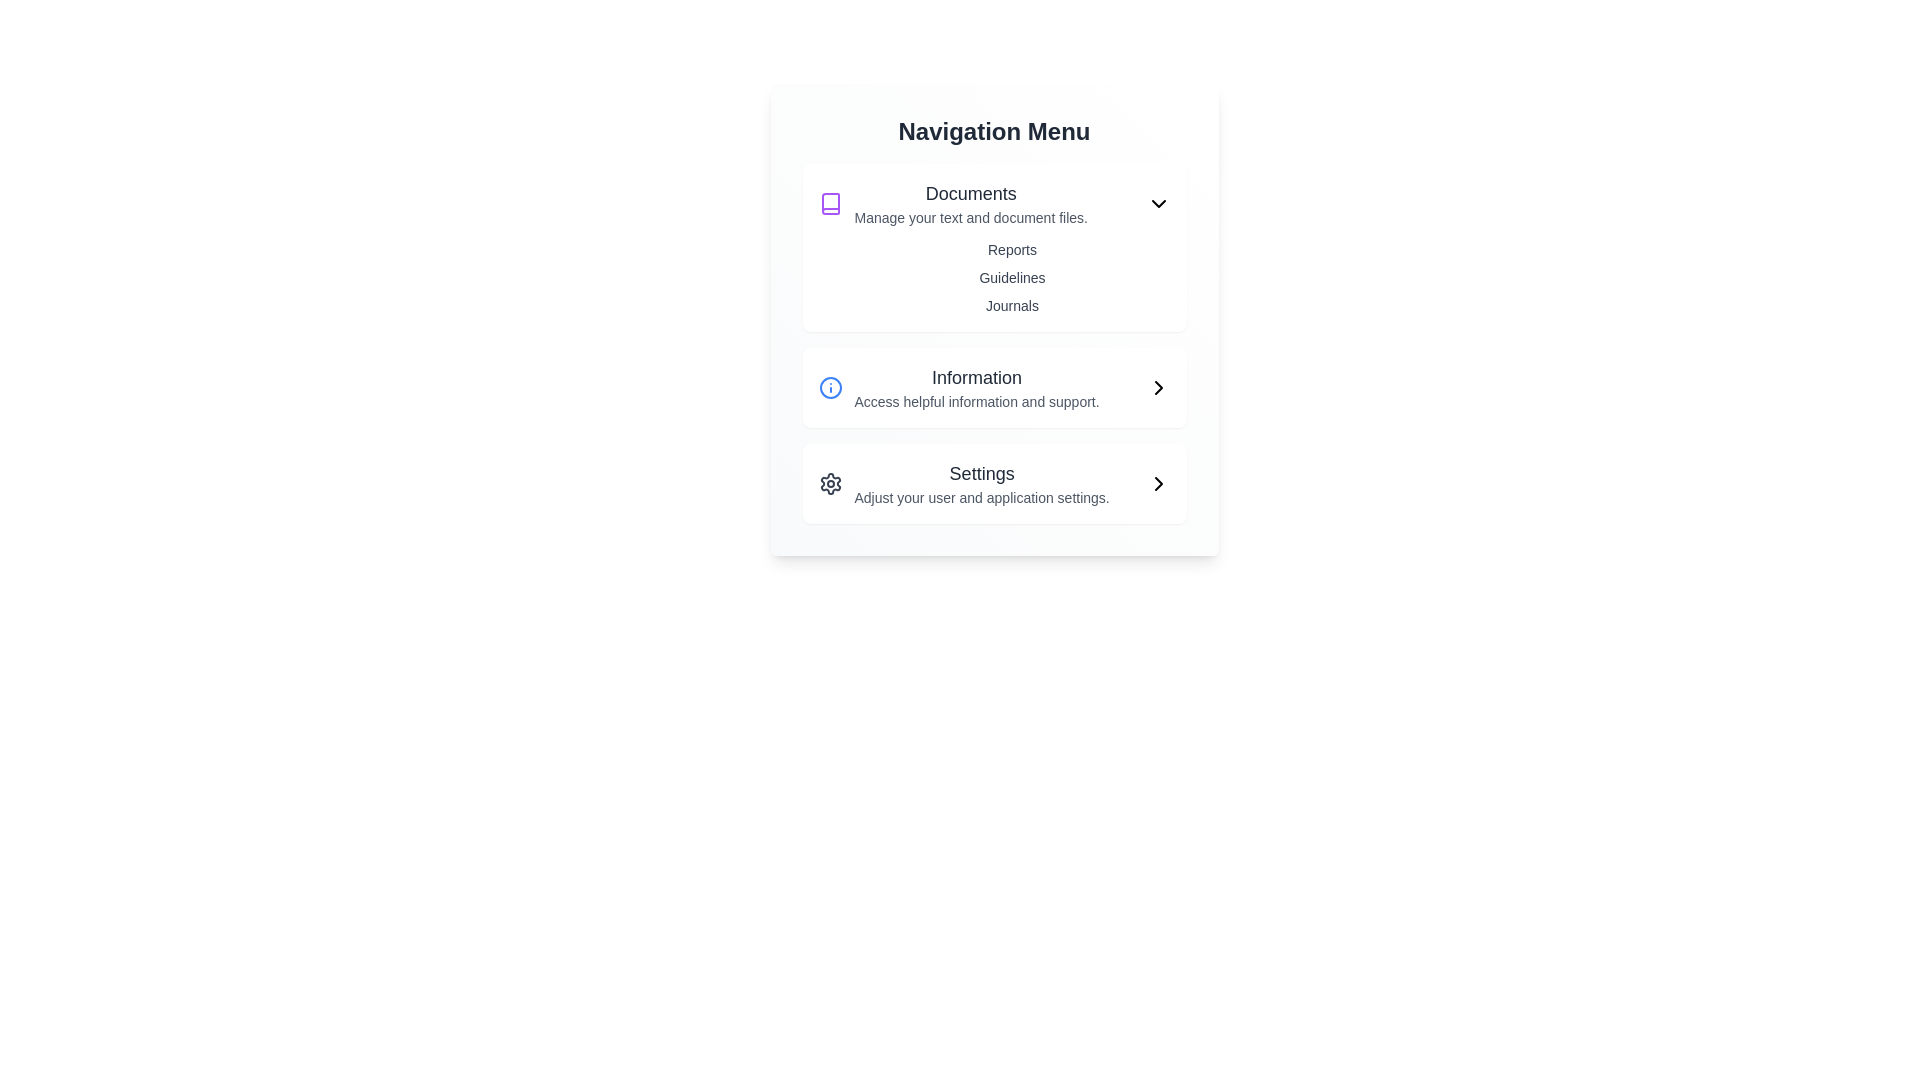  Describe the element at coordinates (830, 483) in the screenshot. I see `the gear-shaped icon located to the left of the 'Settings' heading, which is styled in a minimalistic gray color and is the first element in a group that includes a description below it` at that location.